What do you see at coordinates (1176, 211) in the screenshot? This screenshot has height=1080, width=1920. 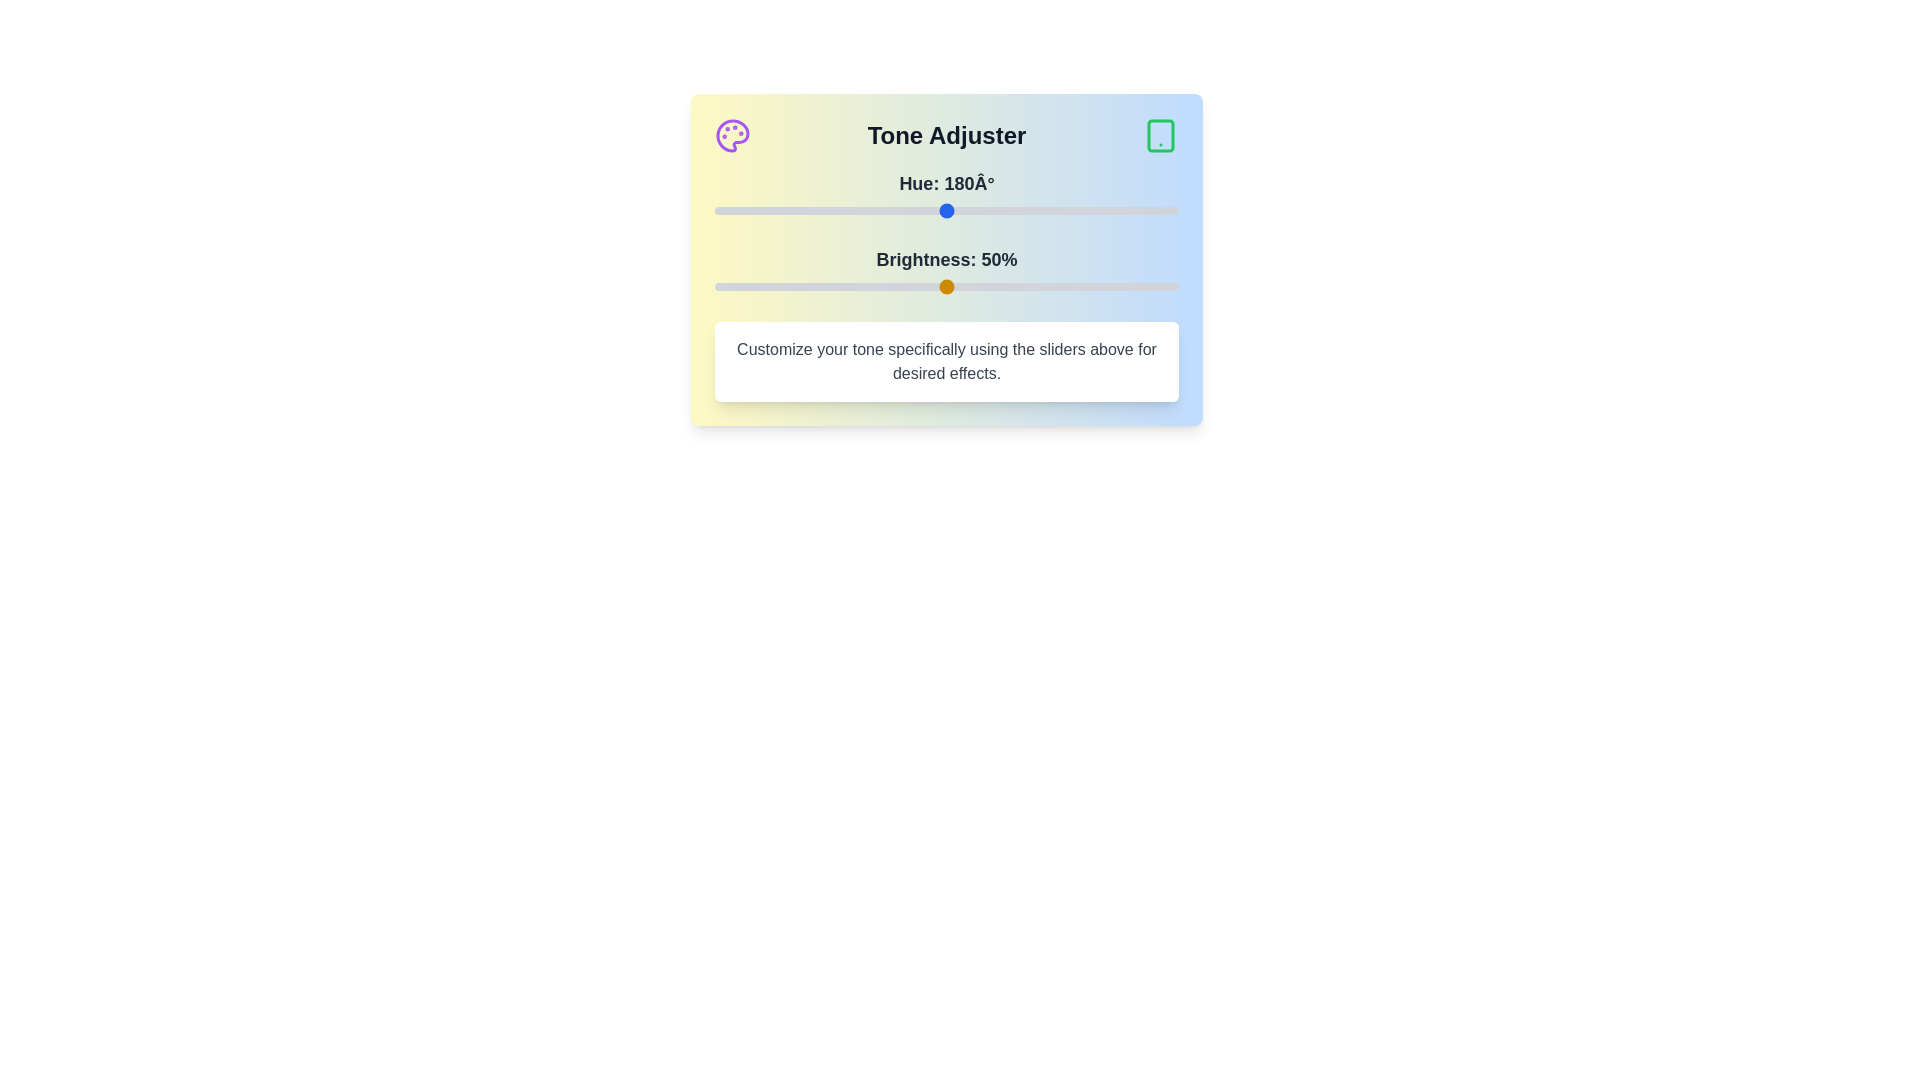 I see `the hue slider to set the hue to 358 degrees` at bounding box center [1176, 211].